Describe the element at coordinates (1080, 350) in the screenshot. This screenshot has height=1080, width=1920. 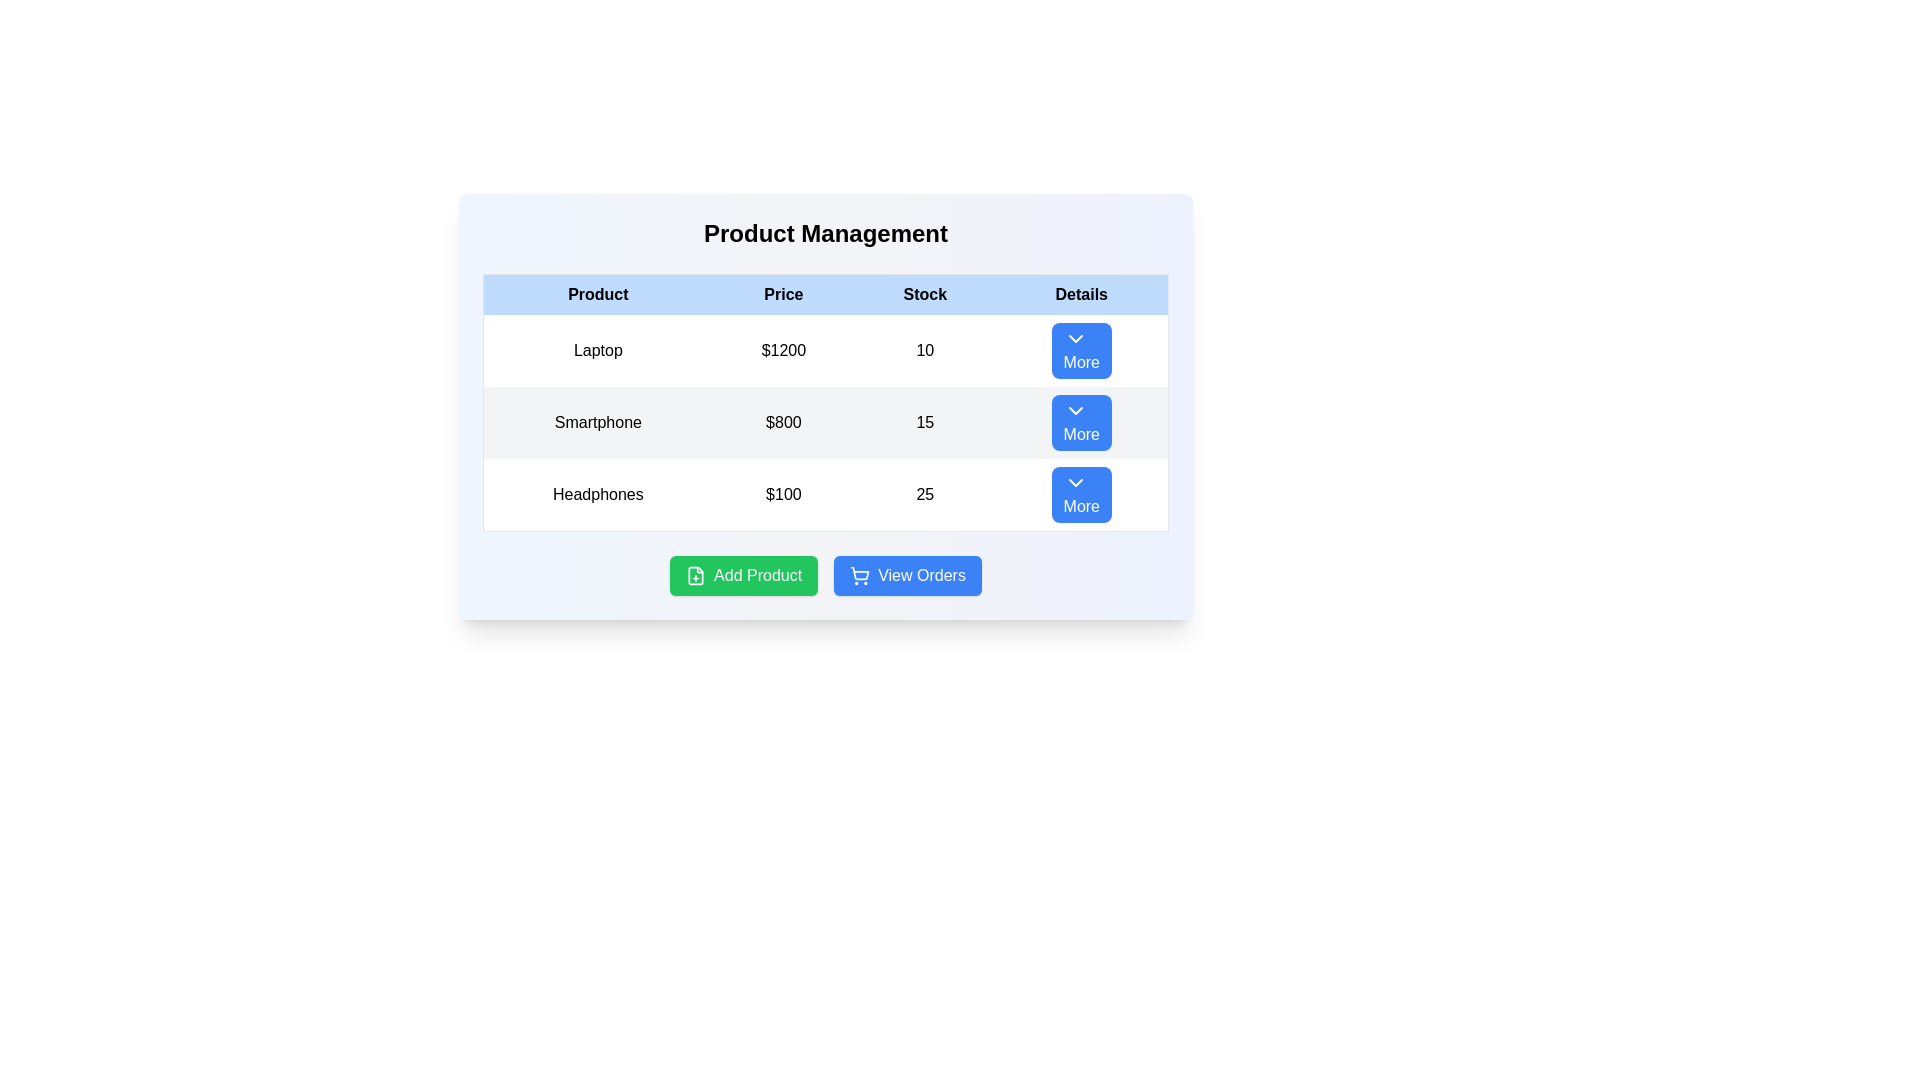
I see `the blue rectangular button labeled 'More' with a downward-facing chevron icon, located in the 'Details' column of the table under the 'Laptop' product` at that location.